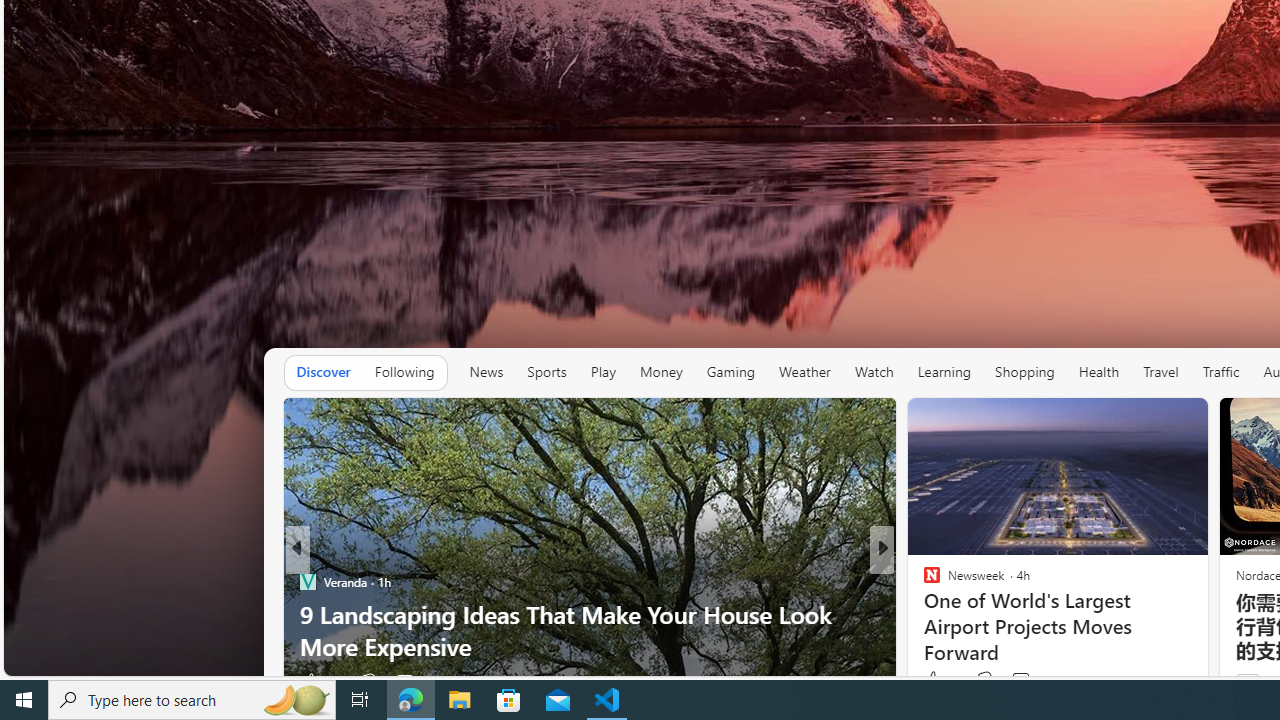  I want to click on 'View comments 5 Comment', so click(1026, 680).